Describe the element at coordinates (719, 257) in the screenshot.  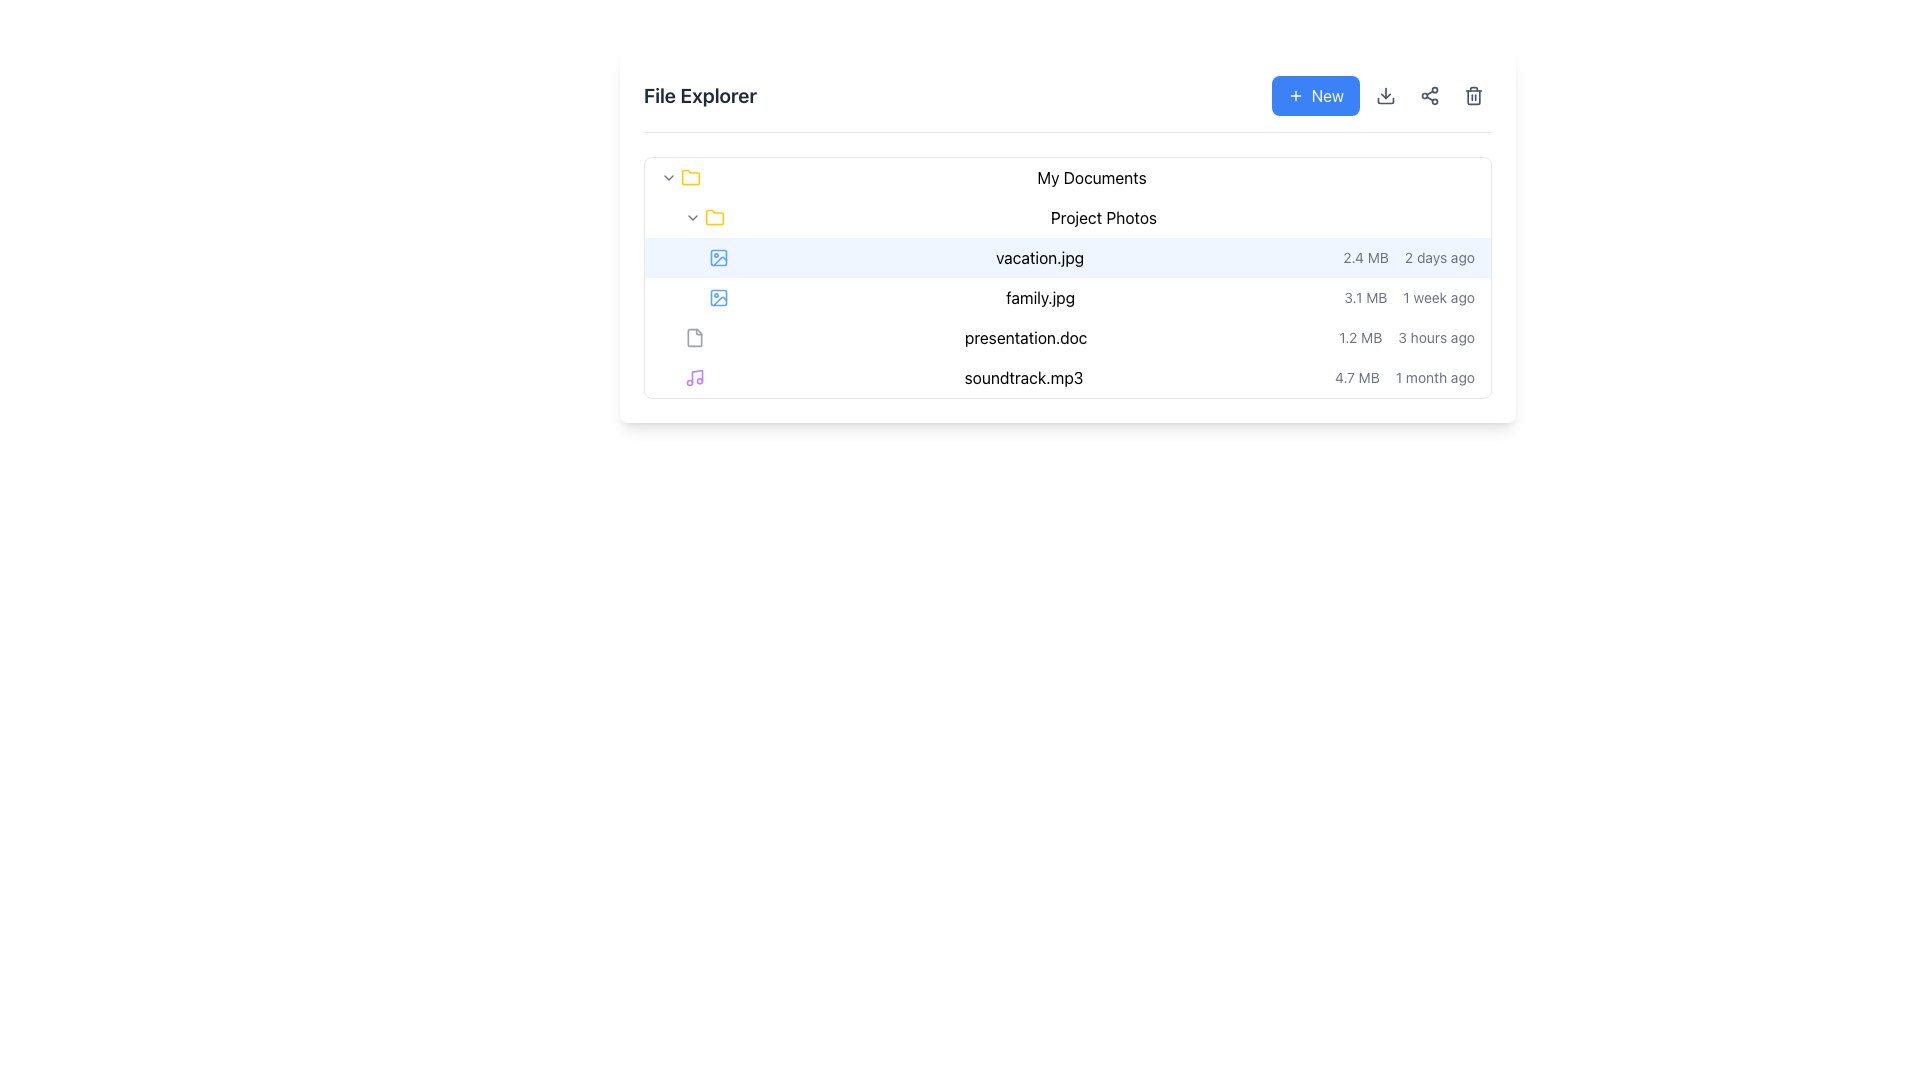
I see `the image file icon for 'vacation.jpg'` at that location.